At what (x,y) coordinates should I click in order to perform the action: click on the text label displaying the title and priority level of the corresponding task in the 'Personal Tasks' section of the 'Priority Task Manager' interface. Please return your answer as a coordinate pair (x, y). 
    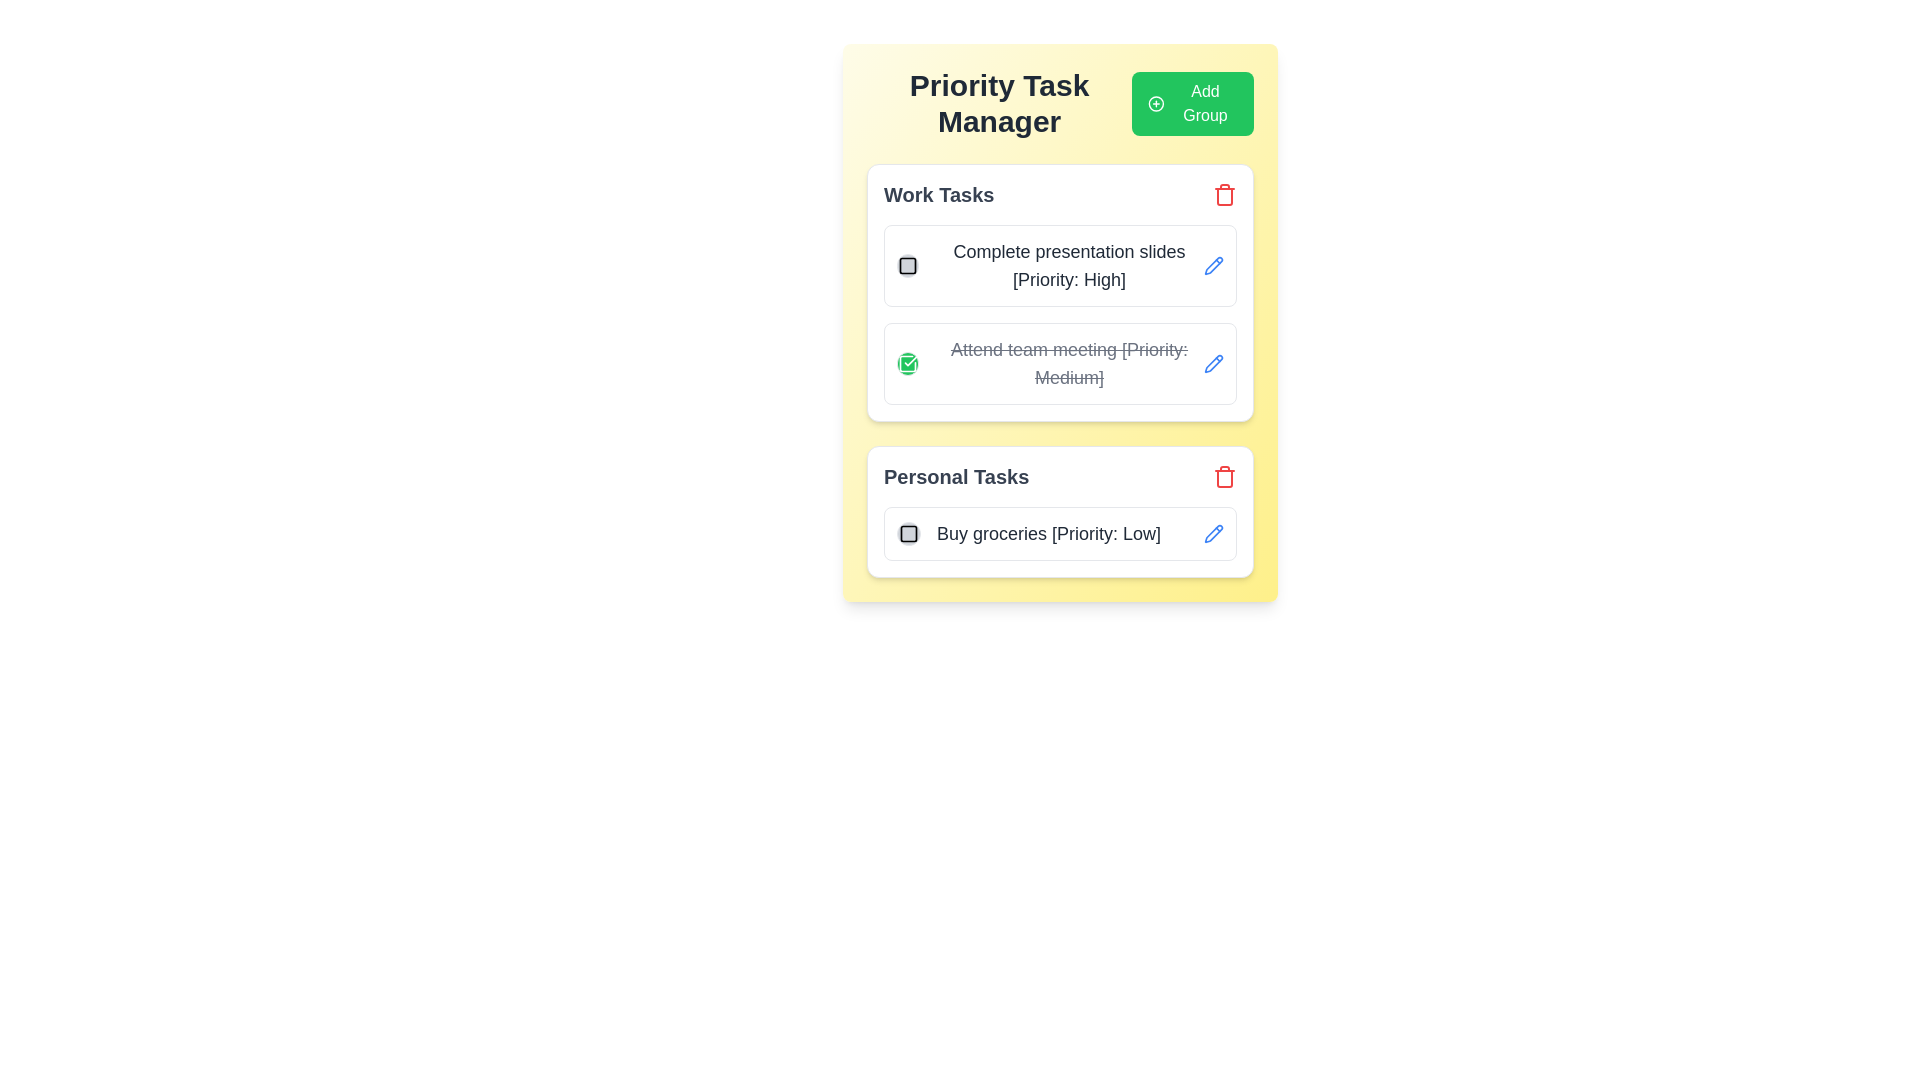
    Looking at the image, I should click on (1048, 532).